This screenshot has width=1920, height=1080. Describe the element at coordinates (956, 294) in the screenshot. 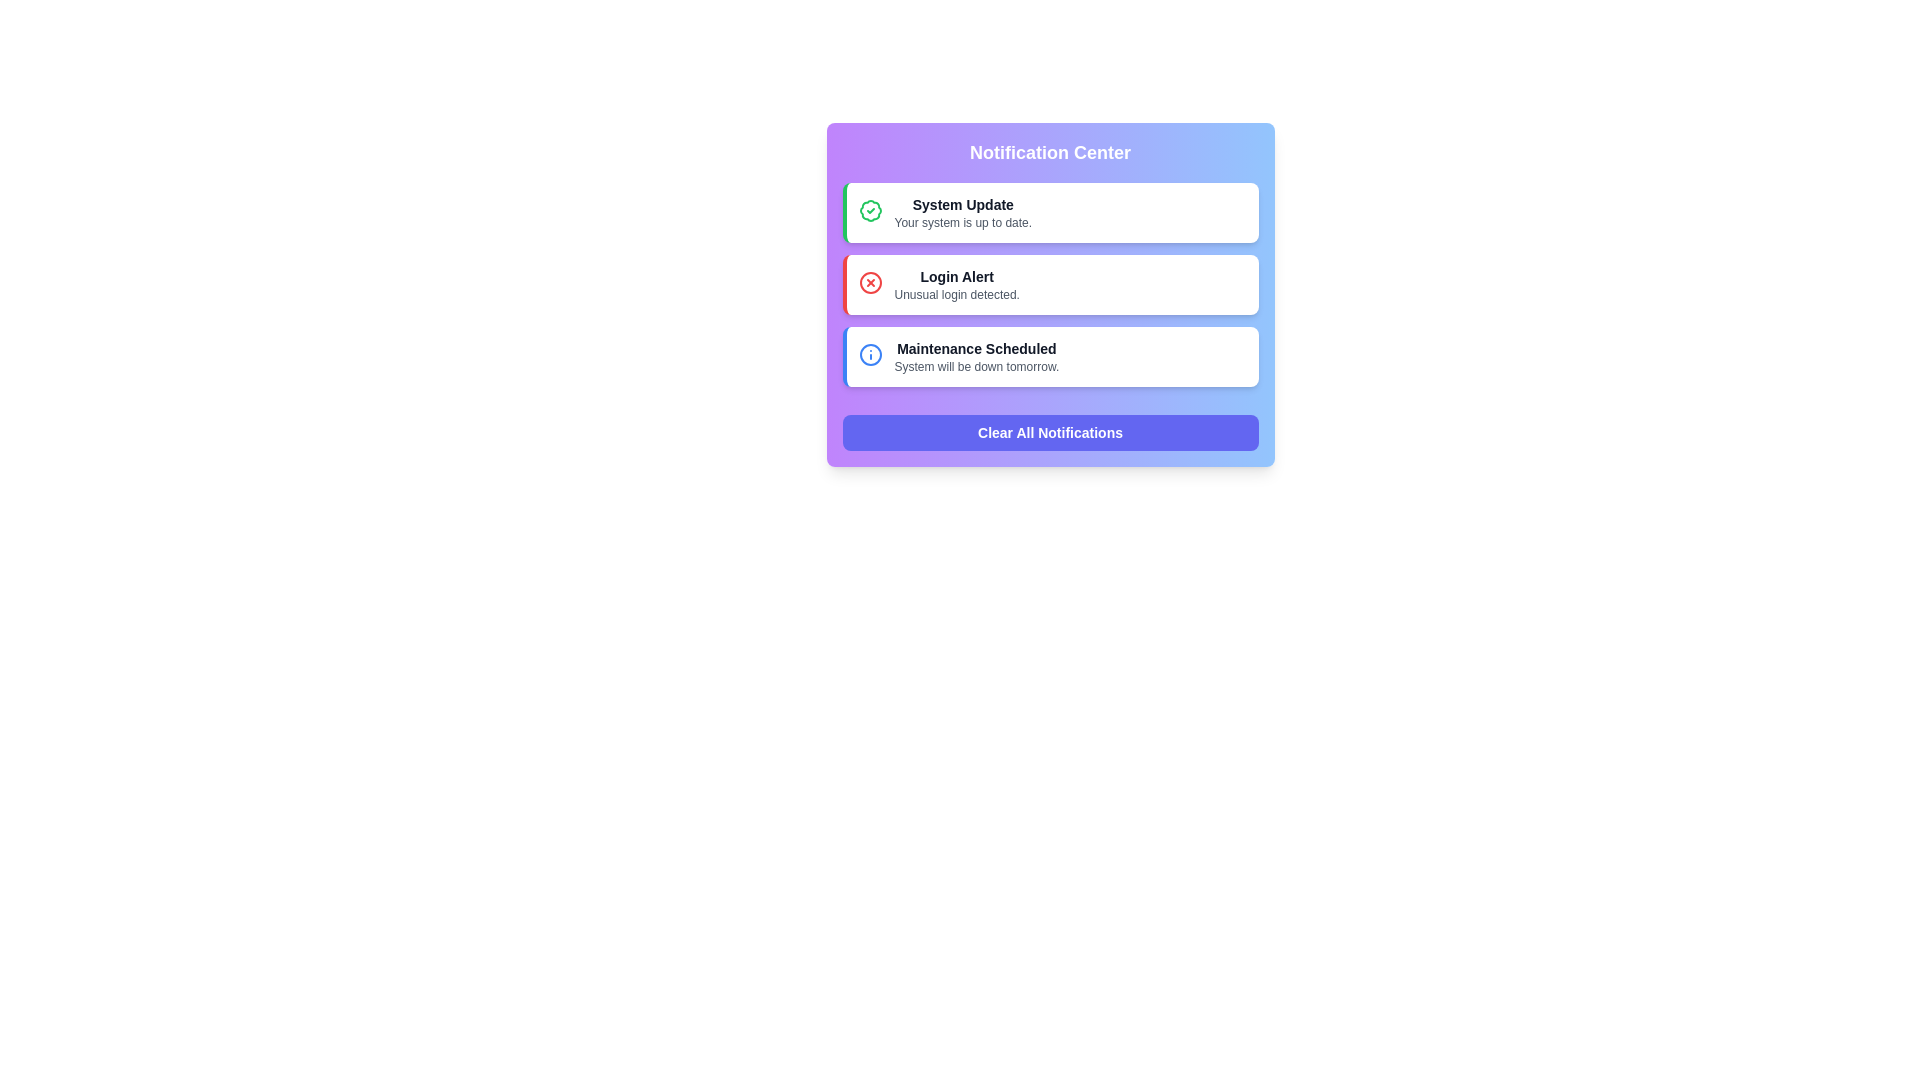

I see `the text label that provides descriptive information for the notification alerting the user of unusual login activity, located under the 'Login Alert' title in the second notification section` at that location.